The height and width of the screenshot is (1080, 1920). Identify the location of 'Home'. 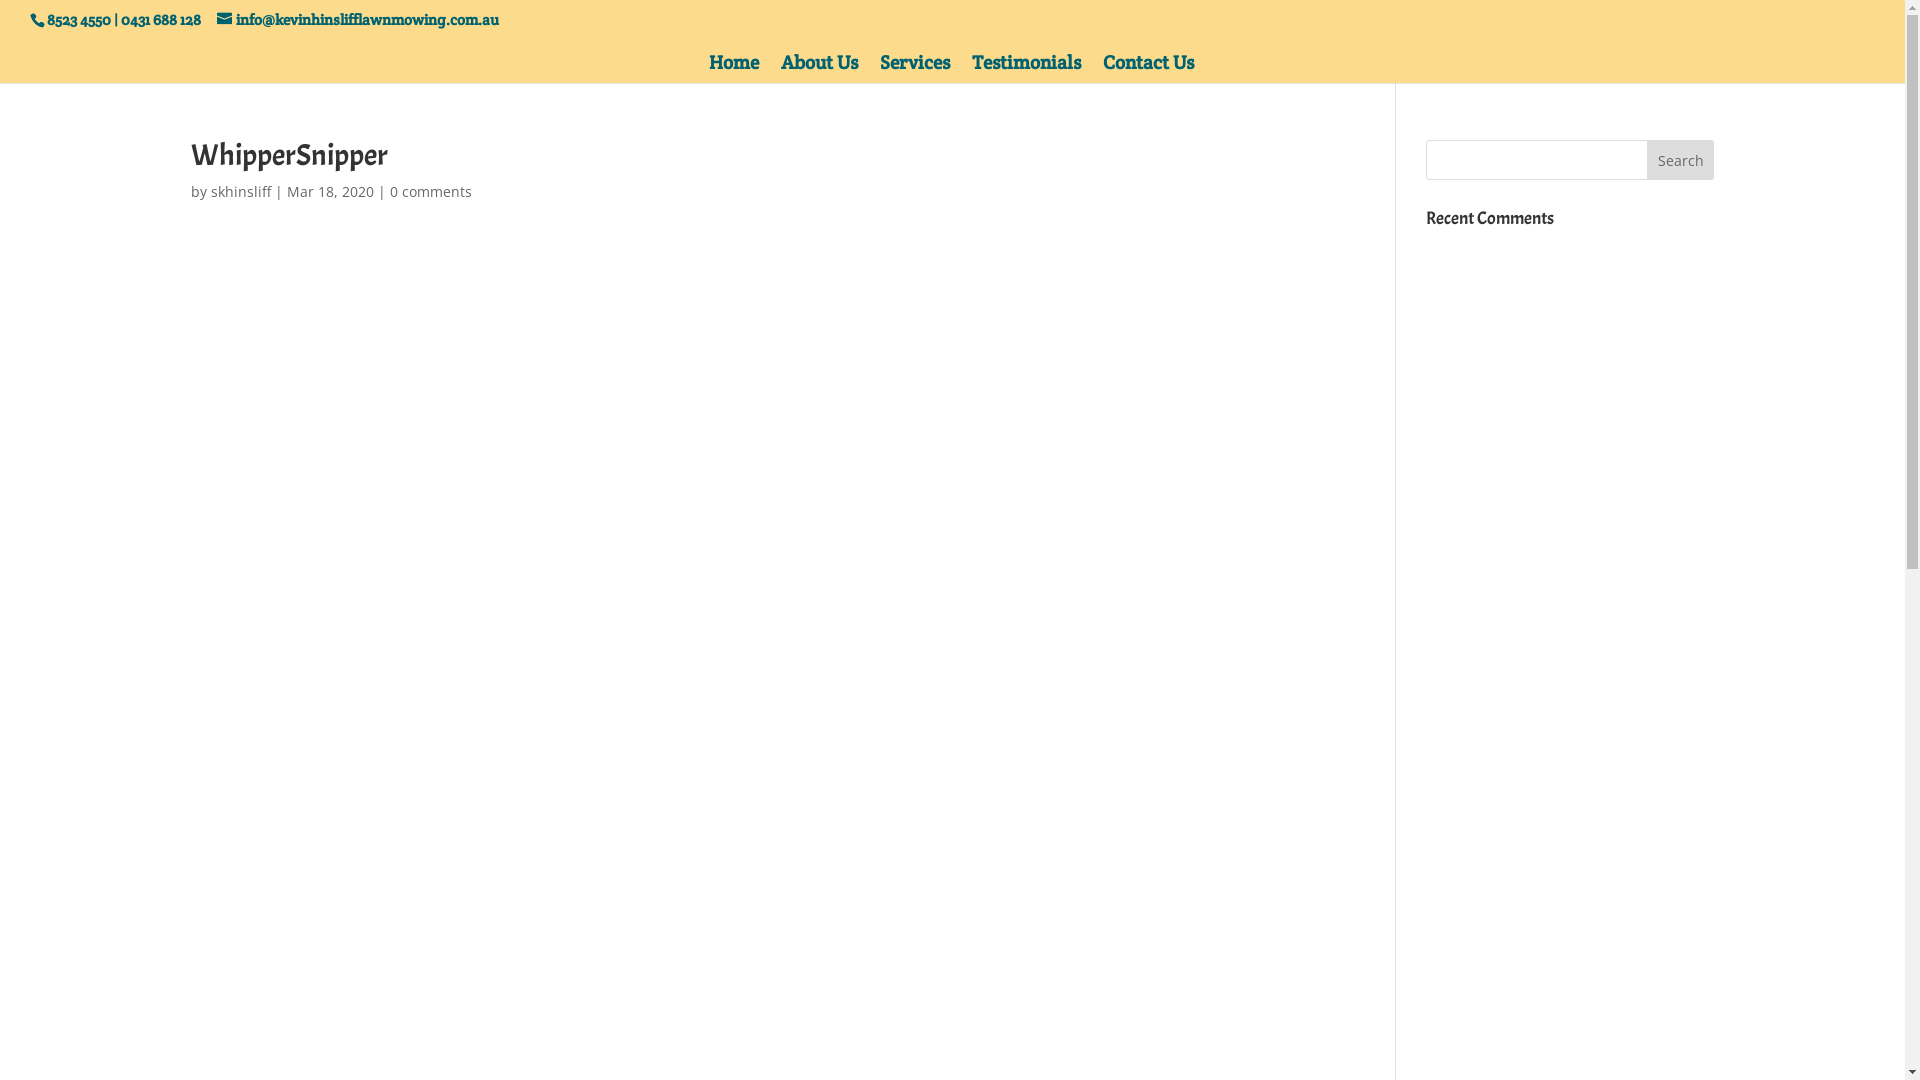
(733, 68).